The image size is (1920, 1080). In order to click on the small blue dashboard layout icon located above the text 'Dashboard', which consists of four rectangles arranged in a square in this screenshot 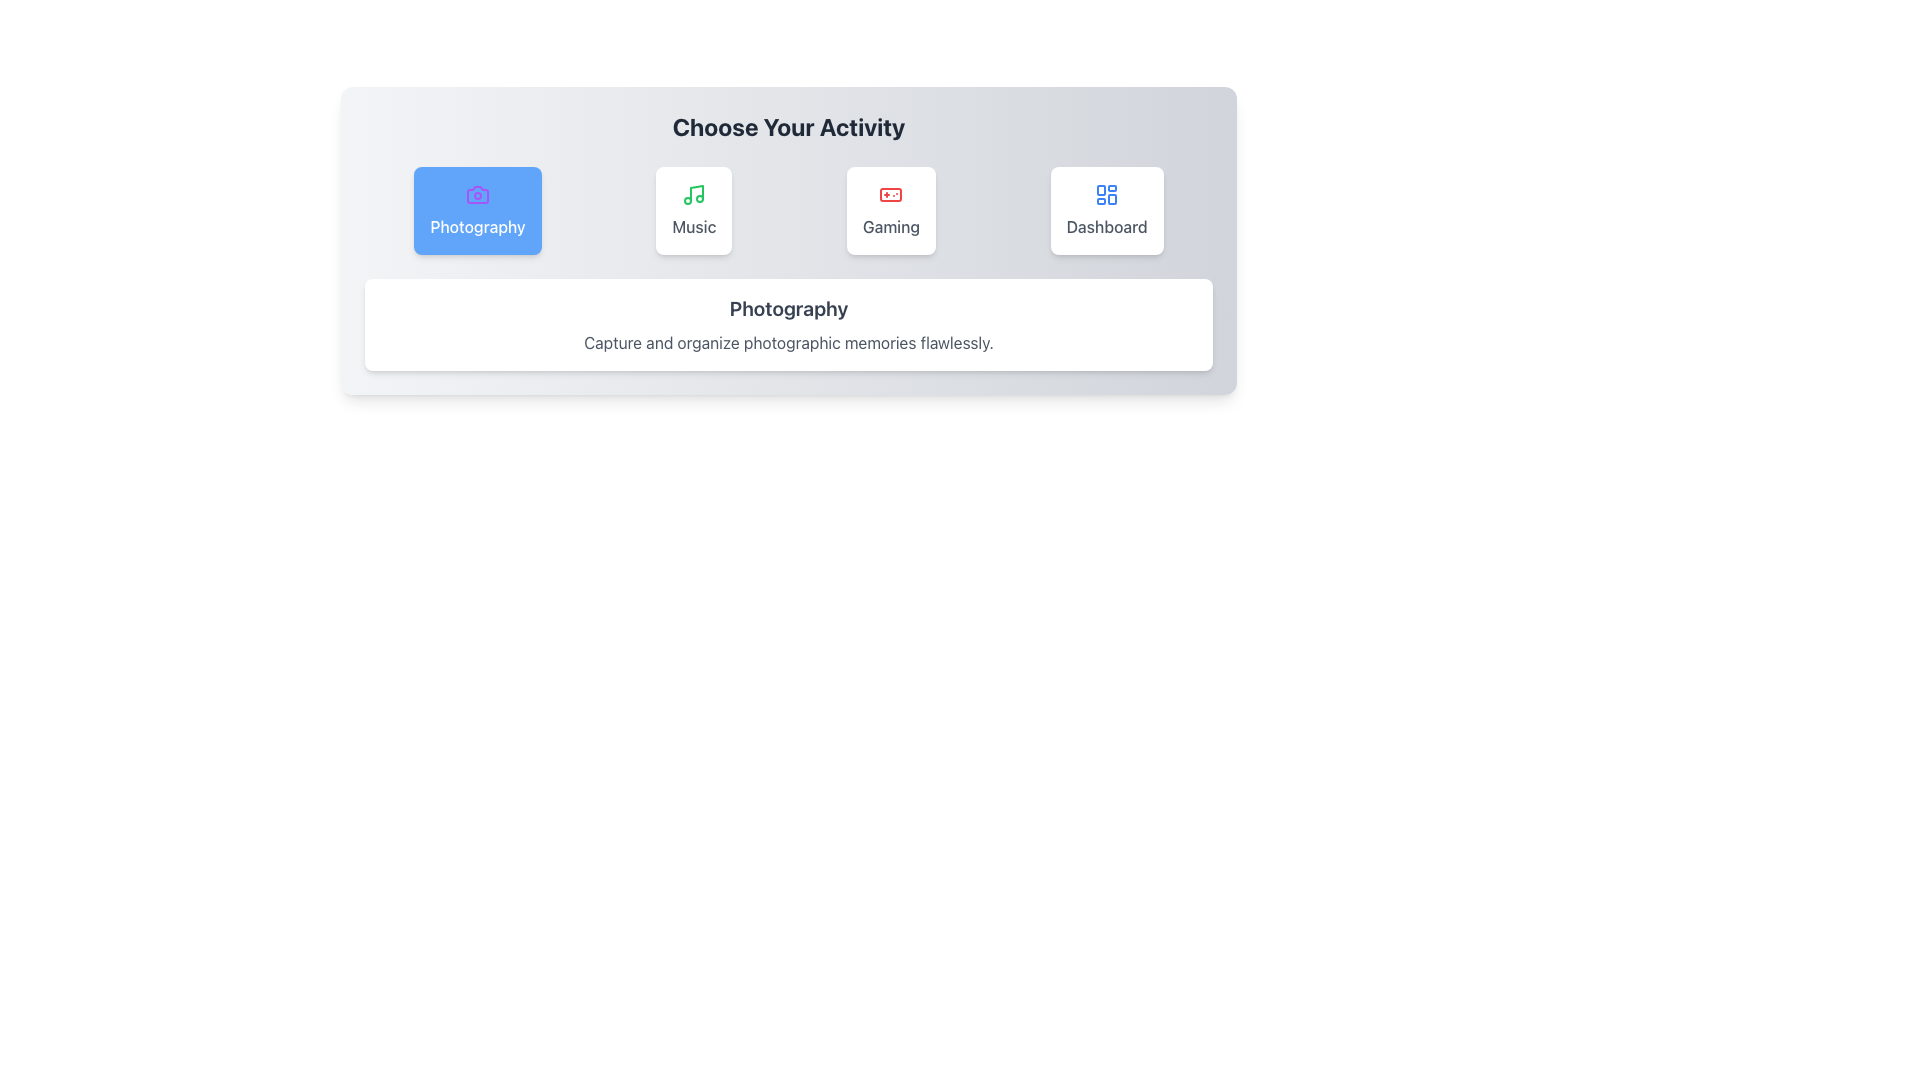, I will do `click(1106, 195)`.